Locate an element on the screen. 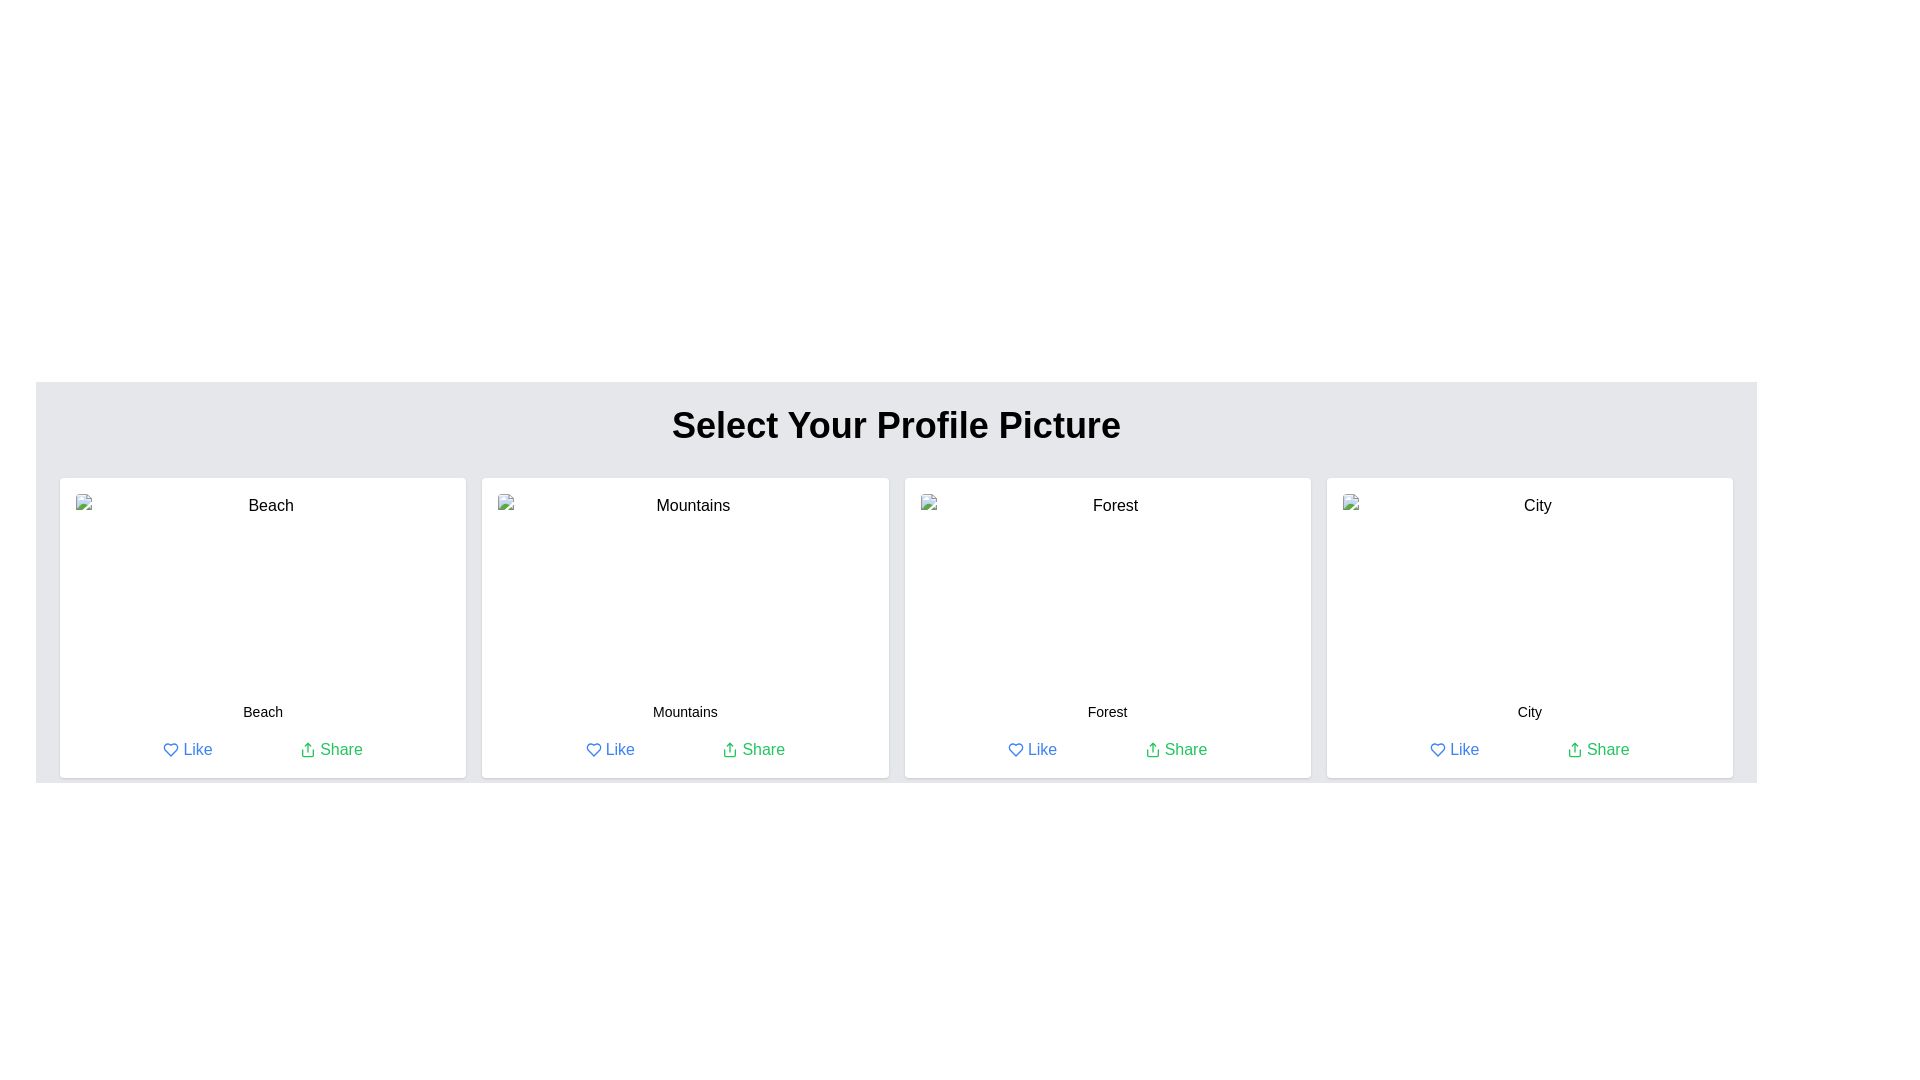 The image size is (1920, 1080). the 'Share' button located in the interactive control group at the bottom of the 'Beach' card to share the item is located at coordinates (262, 749).